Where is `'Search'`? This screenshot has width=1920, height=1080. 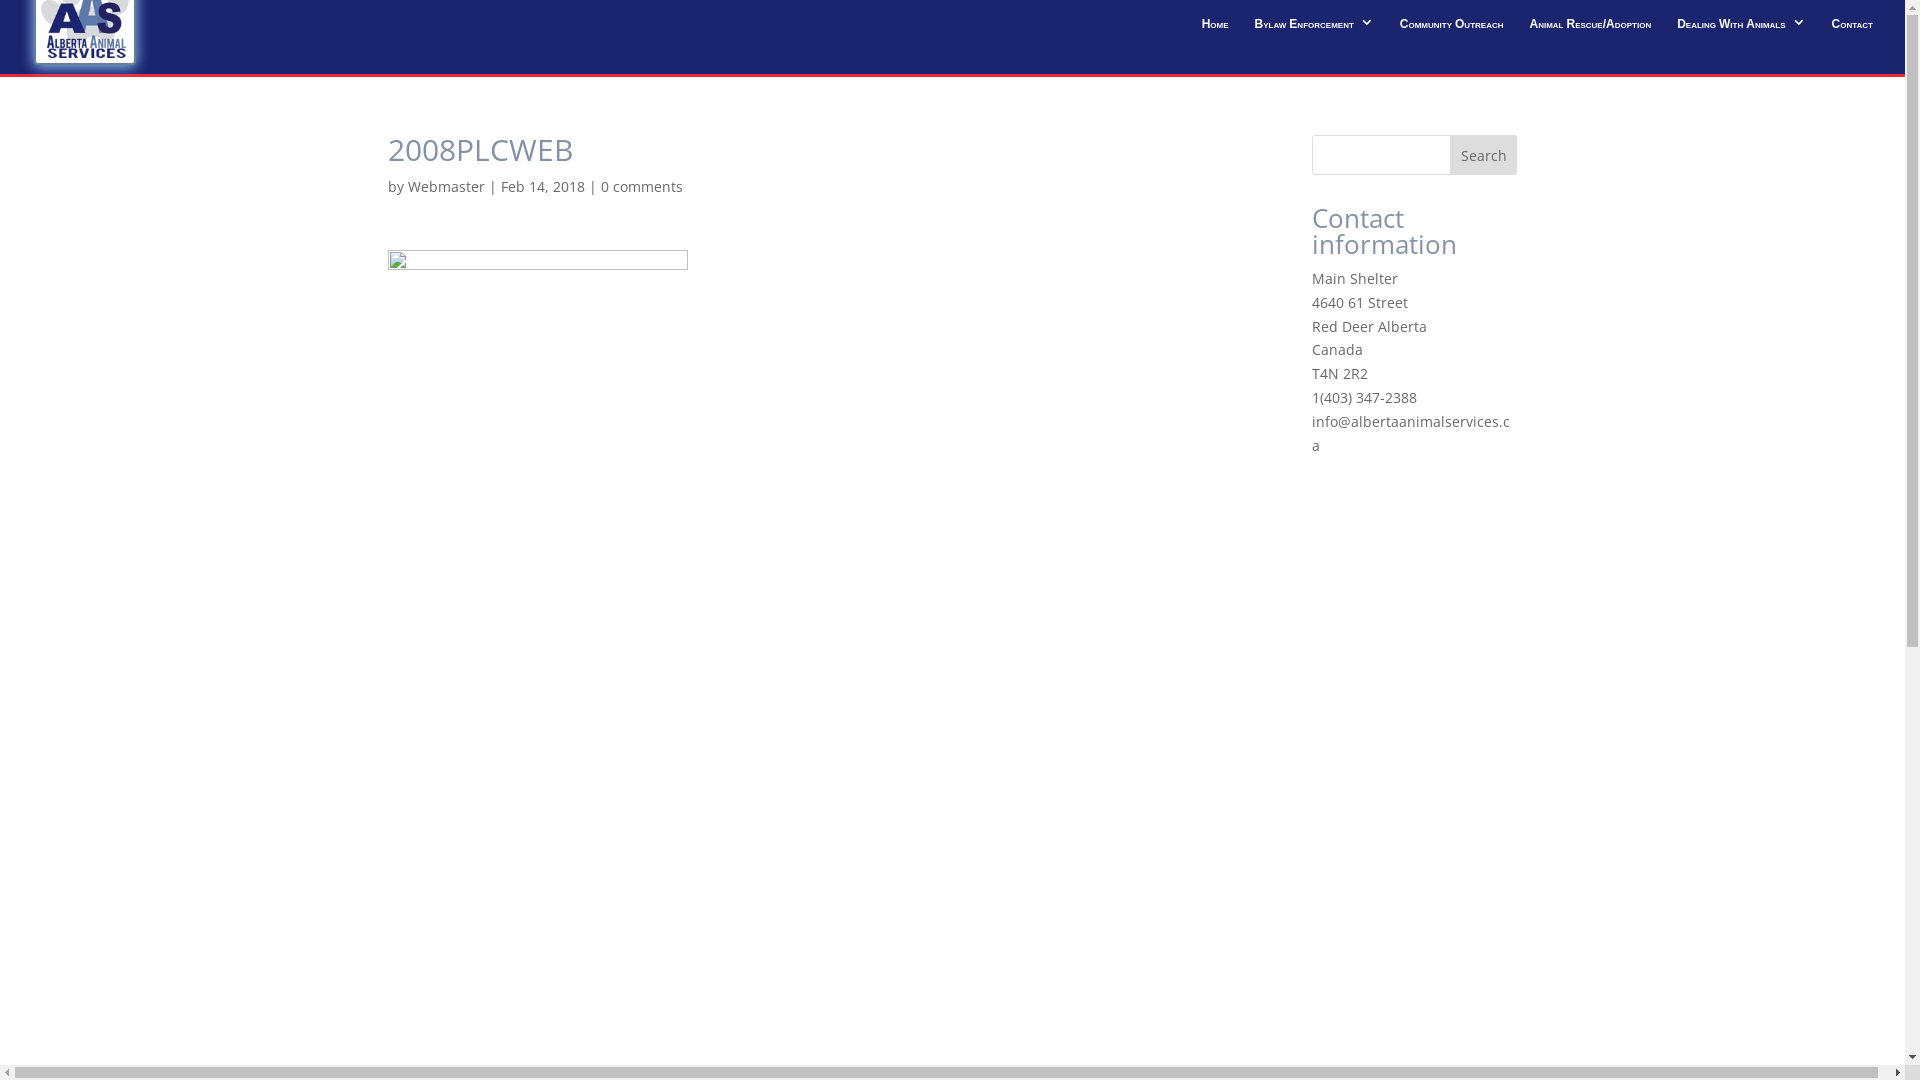 'Search' is located at coordinates (1449, 153).